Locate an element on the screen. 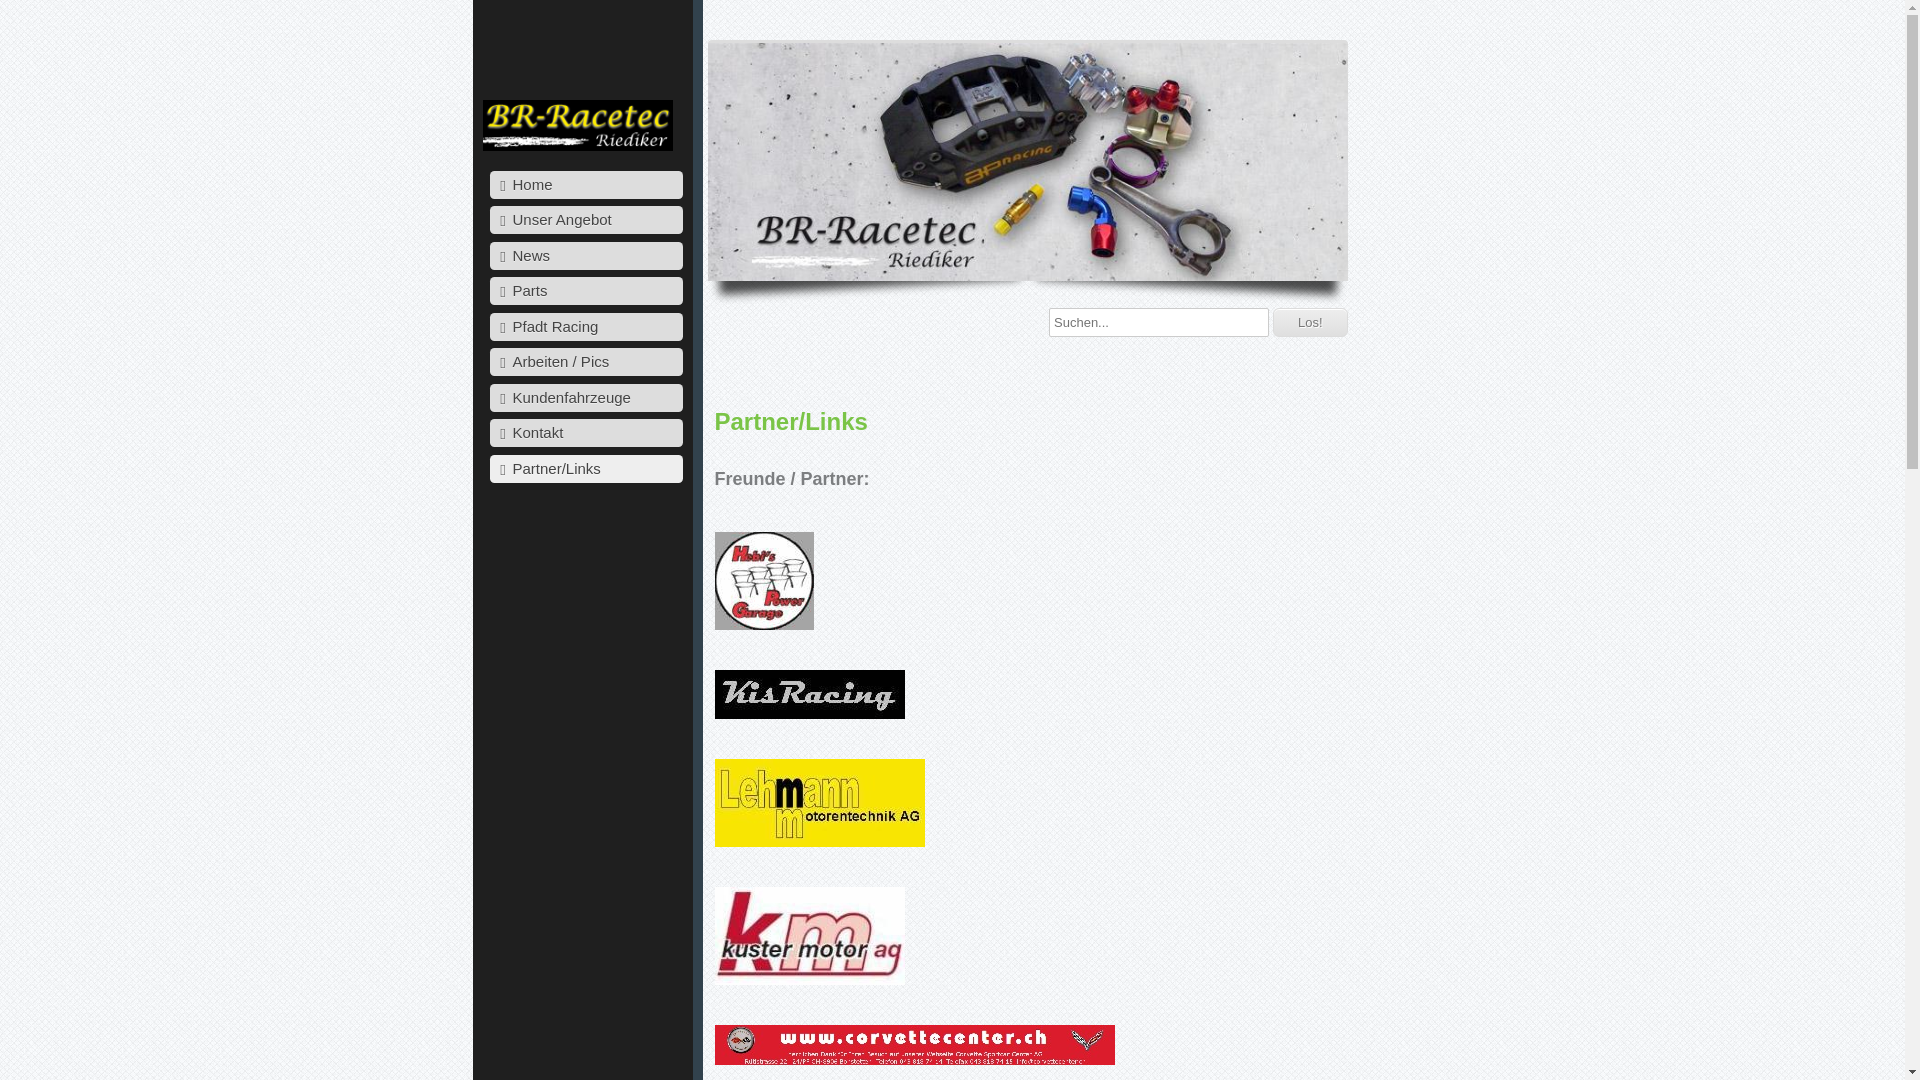 The image size is (1920, 1080). 'Home' is located at coordinates (585, 185).